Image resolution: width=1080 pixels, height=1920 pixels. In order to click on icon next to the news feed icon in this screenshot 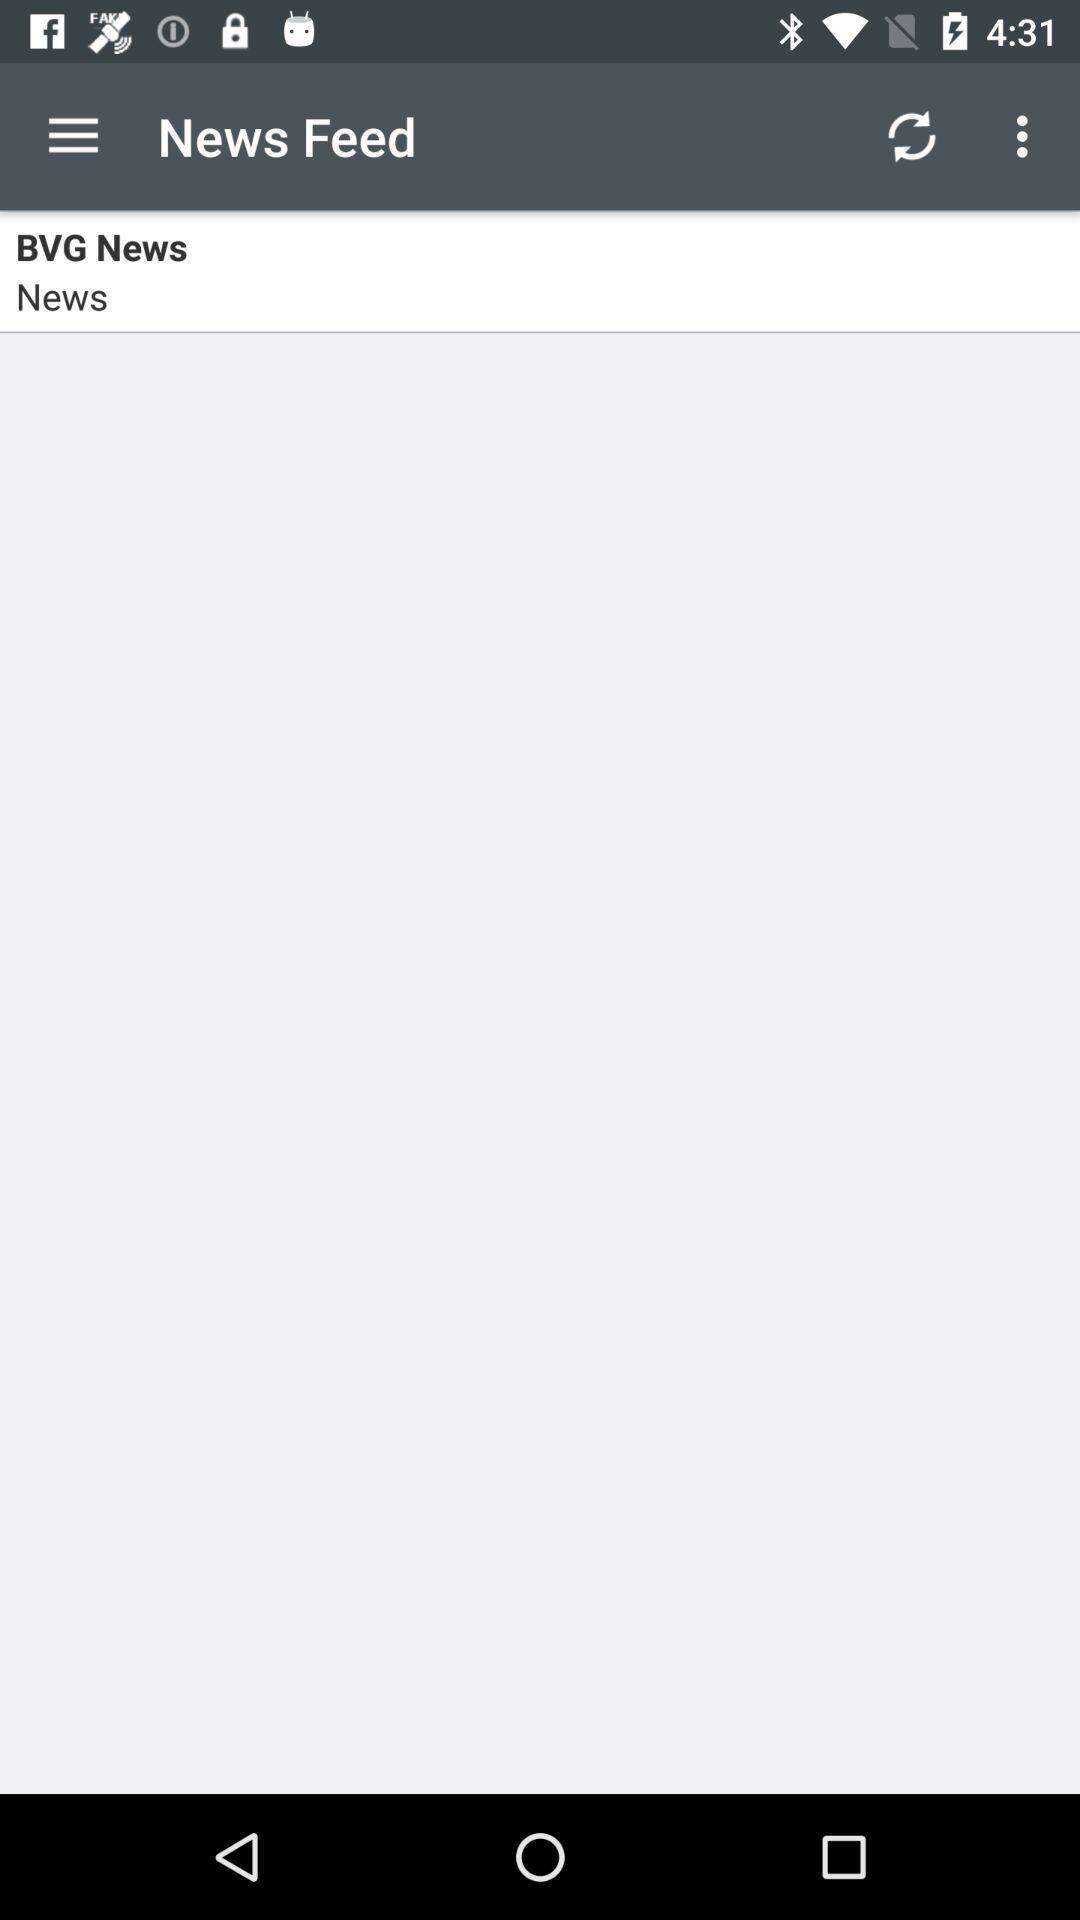, I will do `click(72, 135)`.